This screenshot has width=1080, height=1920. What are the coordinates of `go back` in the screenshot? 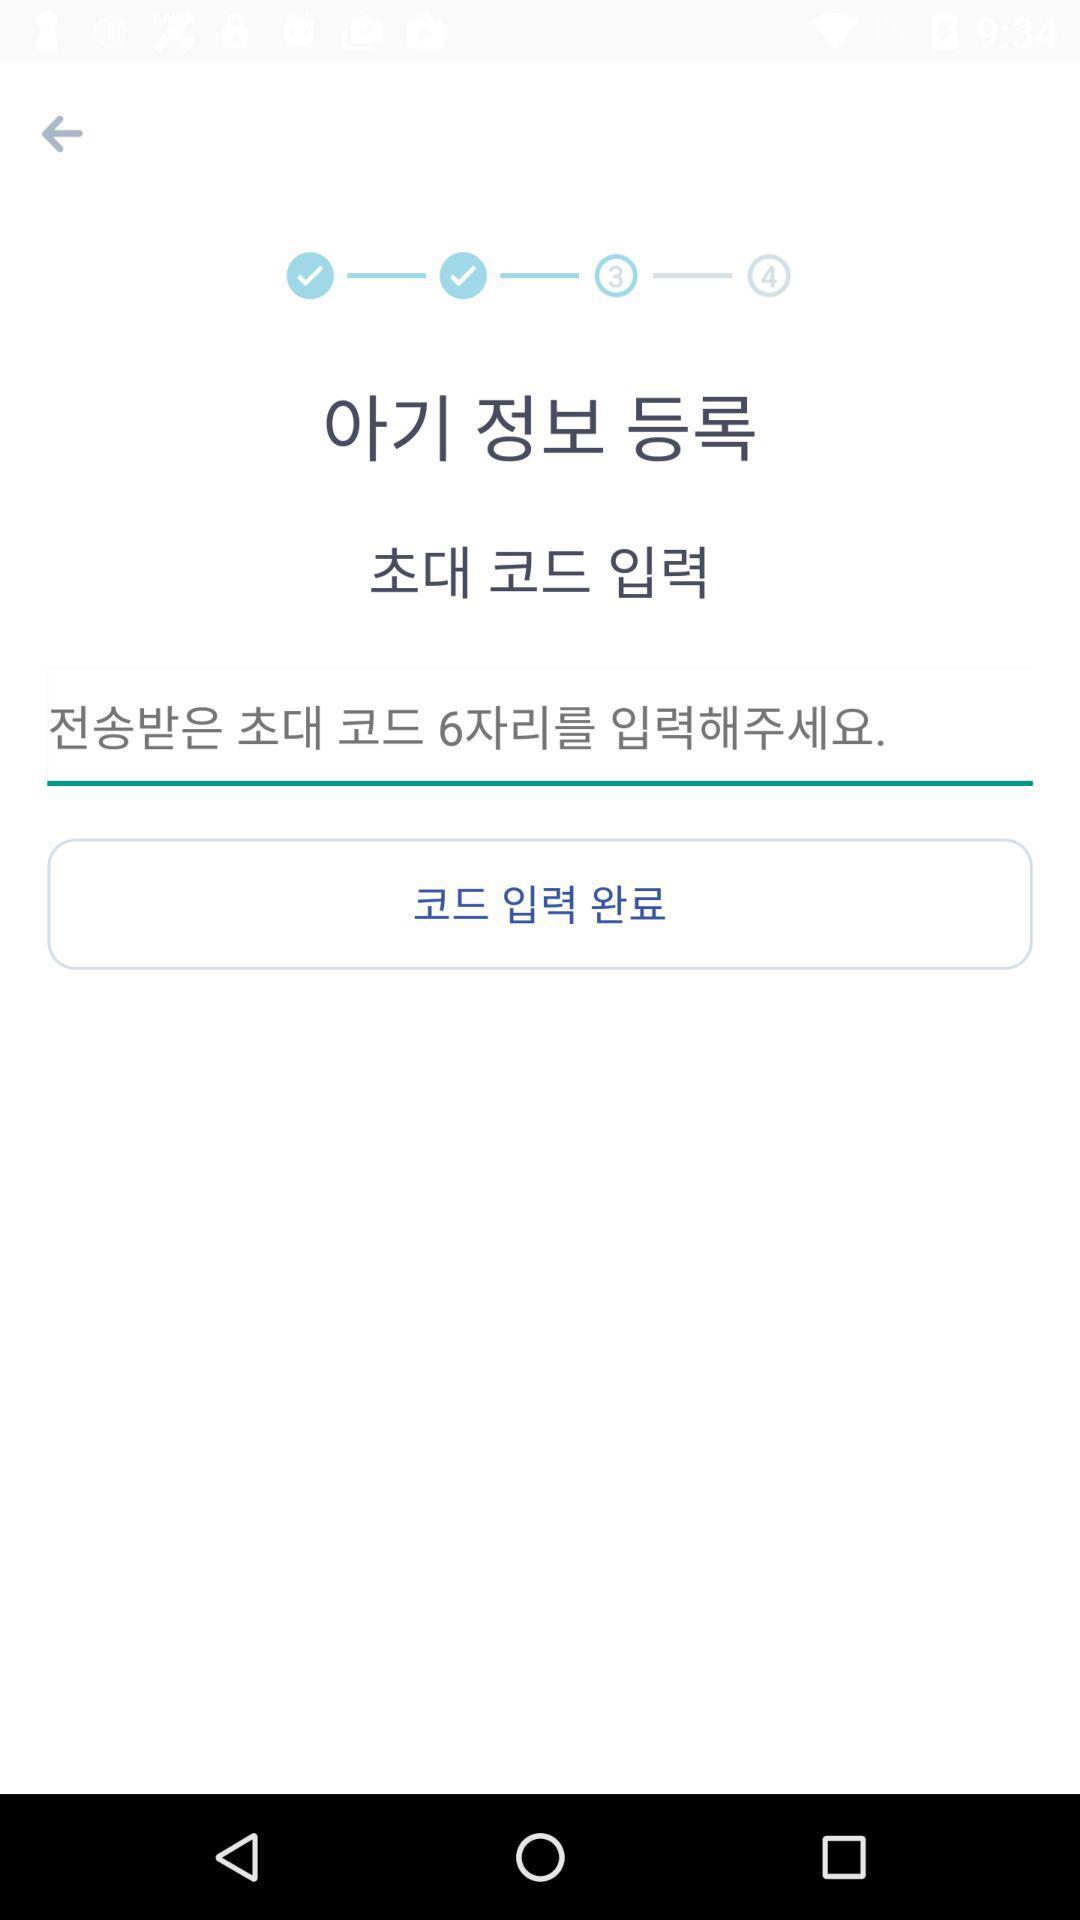 It's located at (56, 132).